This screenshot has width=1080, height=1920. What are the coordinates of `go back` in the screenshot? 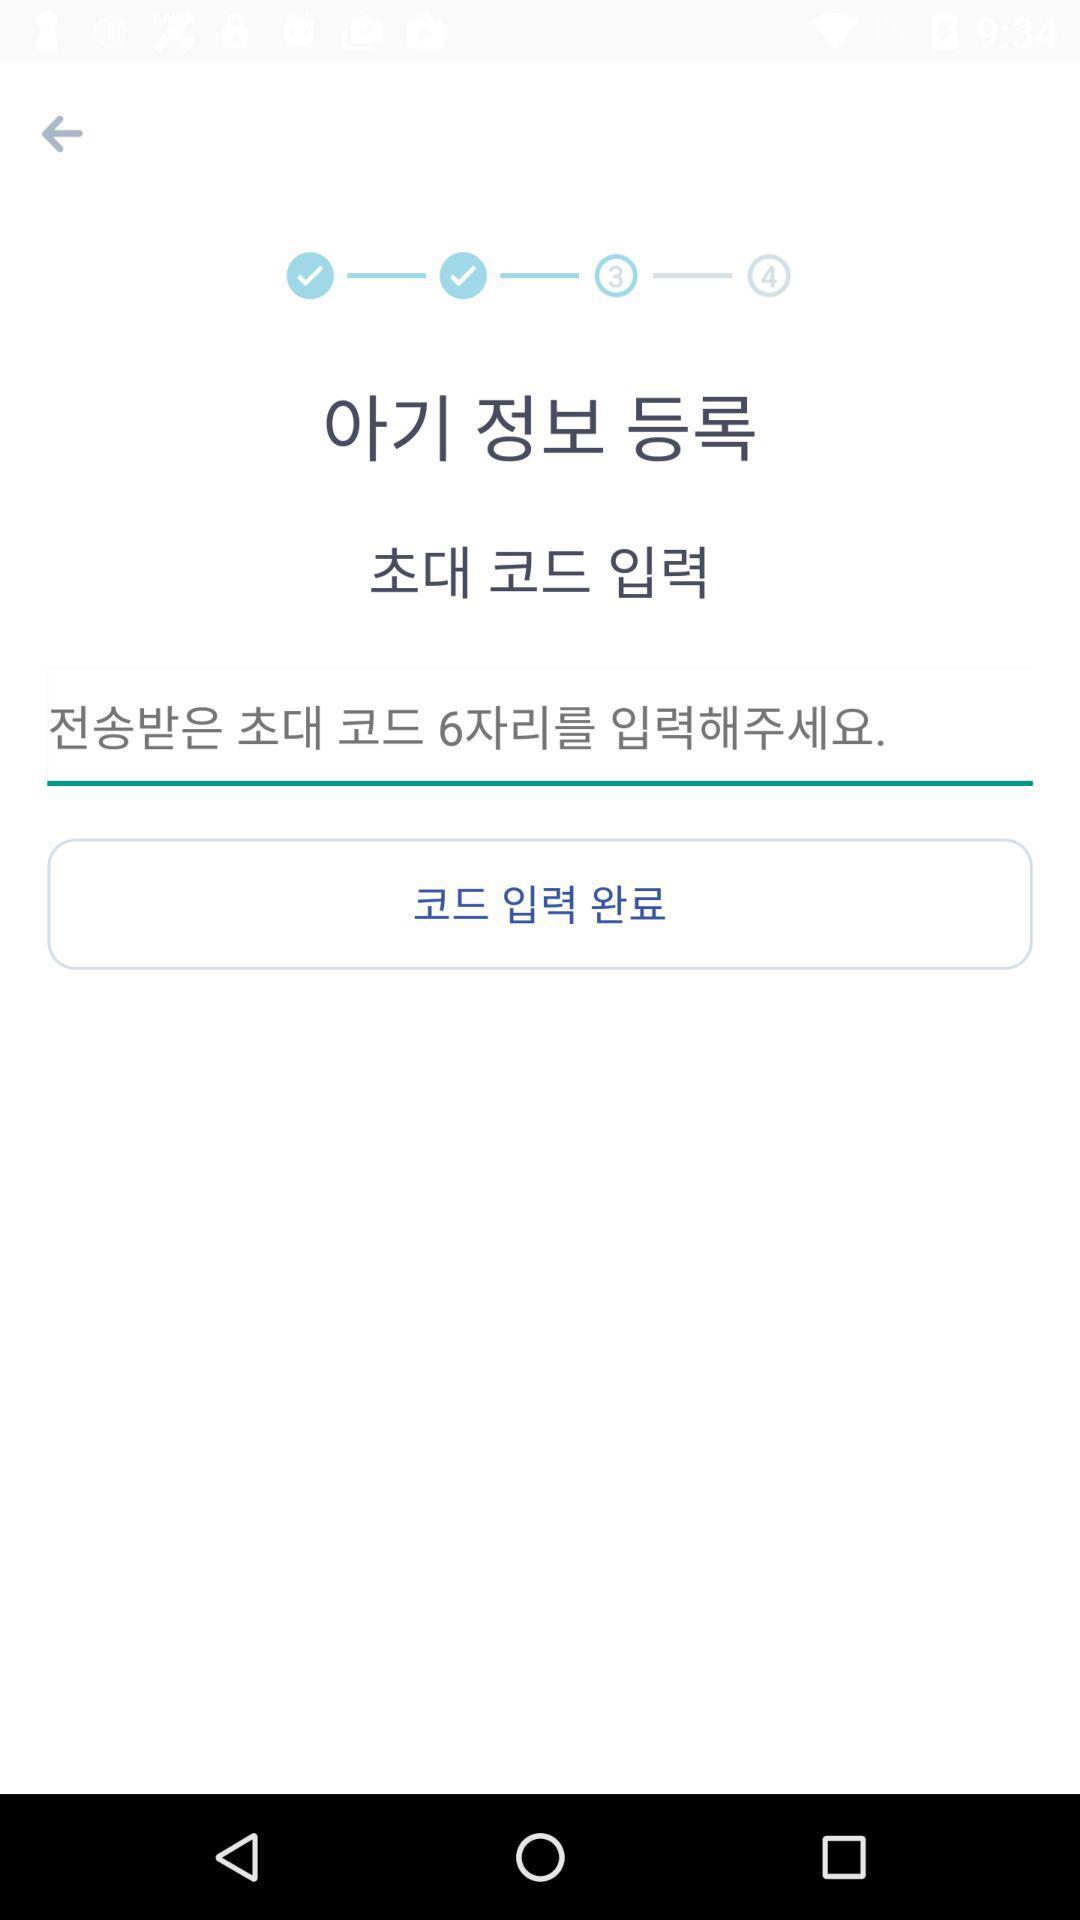 It's located at (56, 132).